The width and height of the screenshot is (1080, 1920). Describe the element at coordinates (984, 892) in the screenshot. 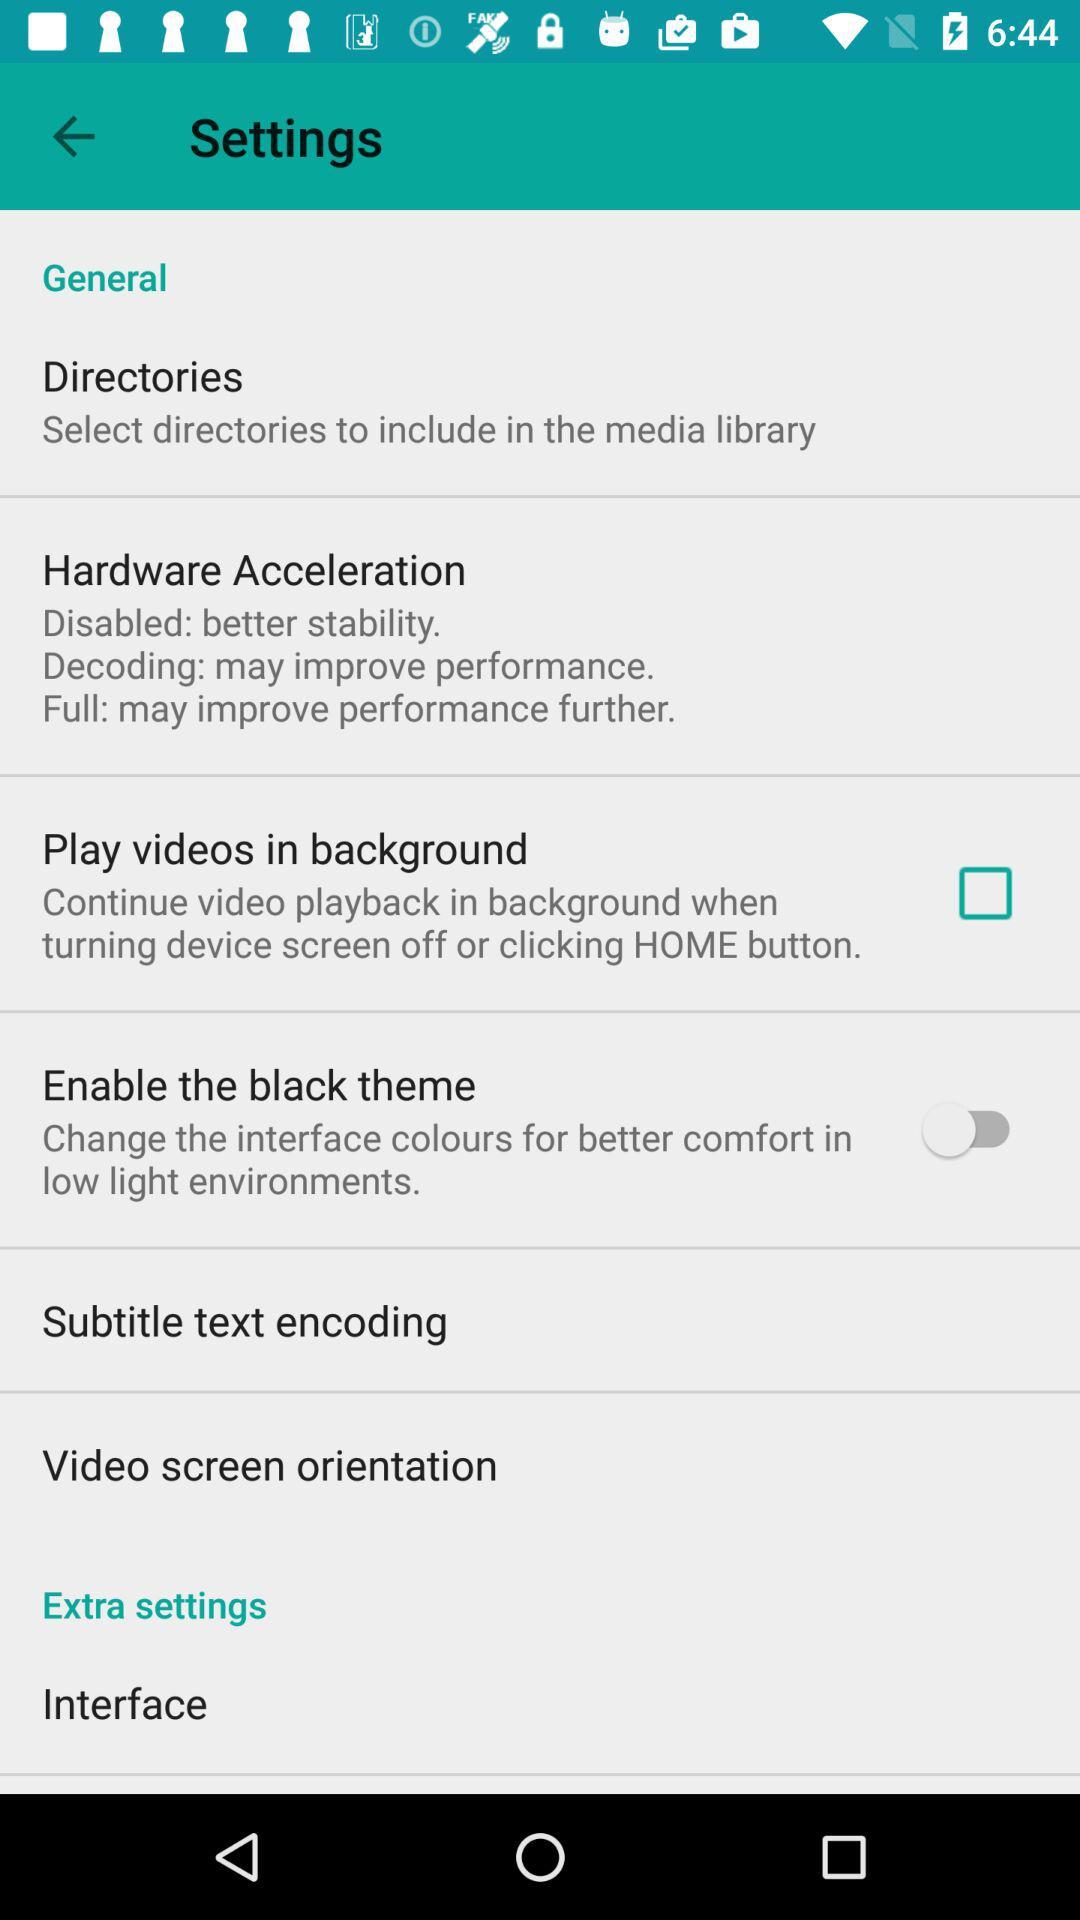

I see `item below general item` at that location.